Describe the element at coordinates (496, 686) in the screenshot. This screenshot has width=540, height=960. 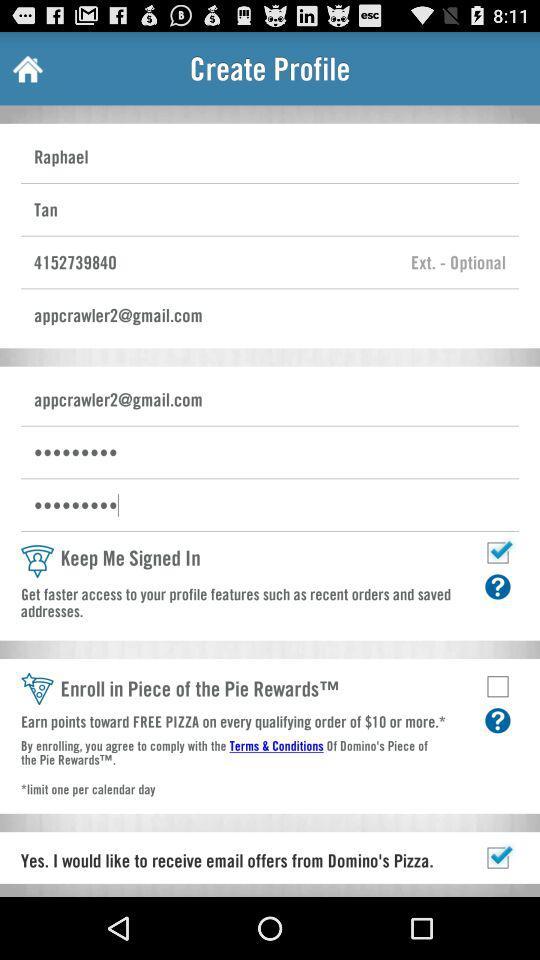
I see `join rewards program` at that location.